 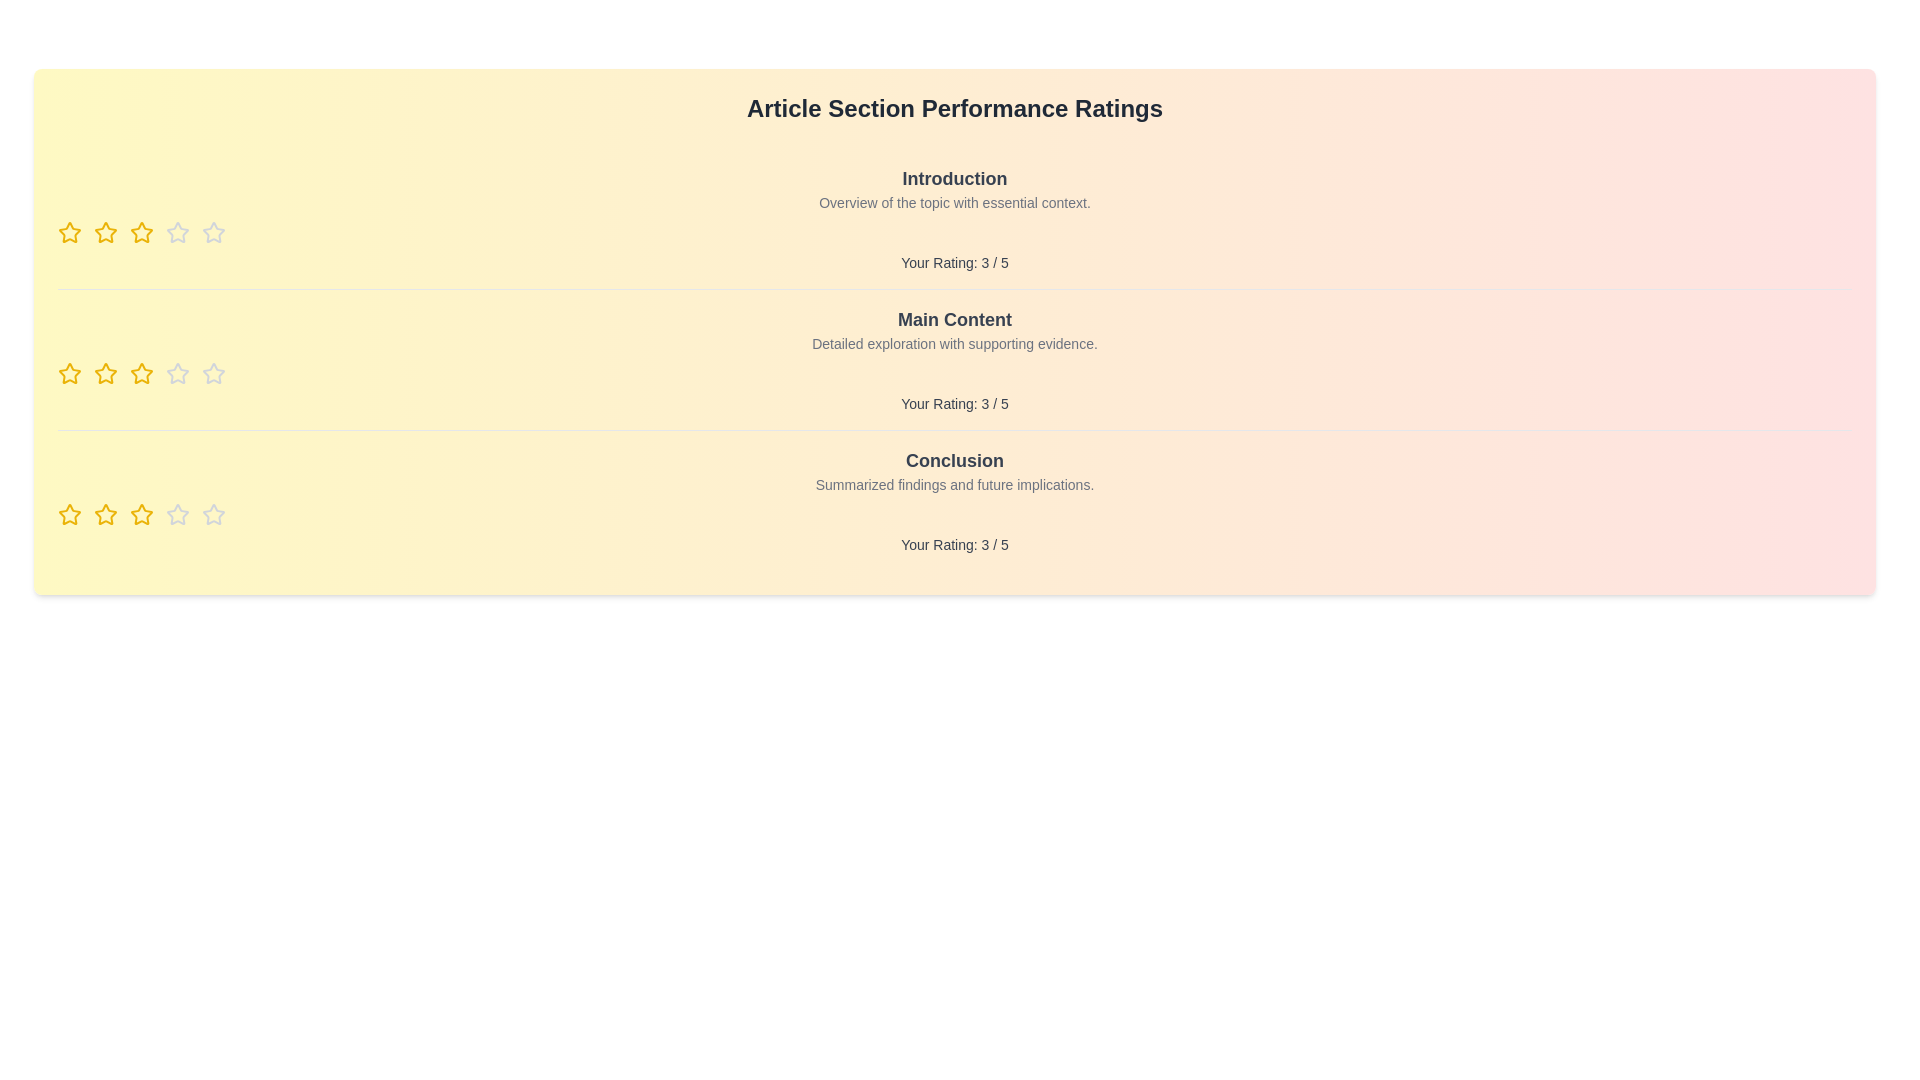 What do you see at coordinates (141, 231) in the screenshot?
I see `the rating of a section to 3 stars by clicking on the corresponding star` at bounding box center [141, 231].